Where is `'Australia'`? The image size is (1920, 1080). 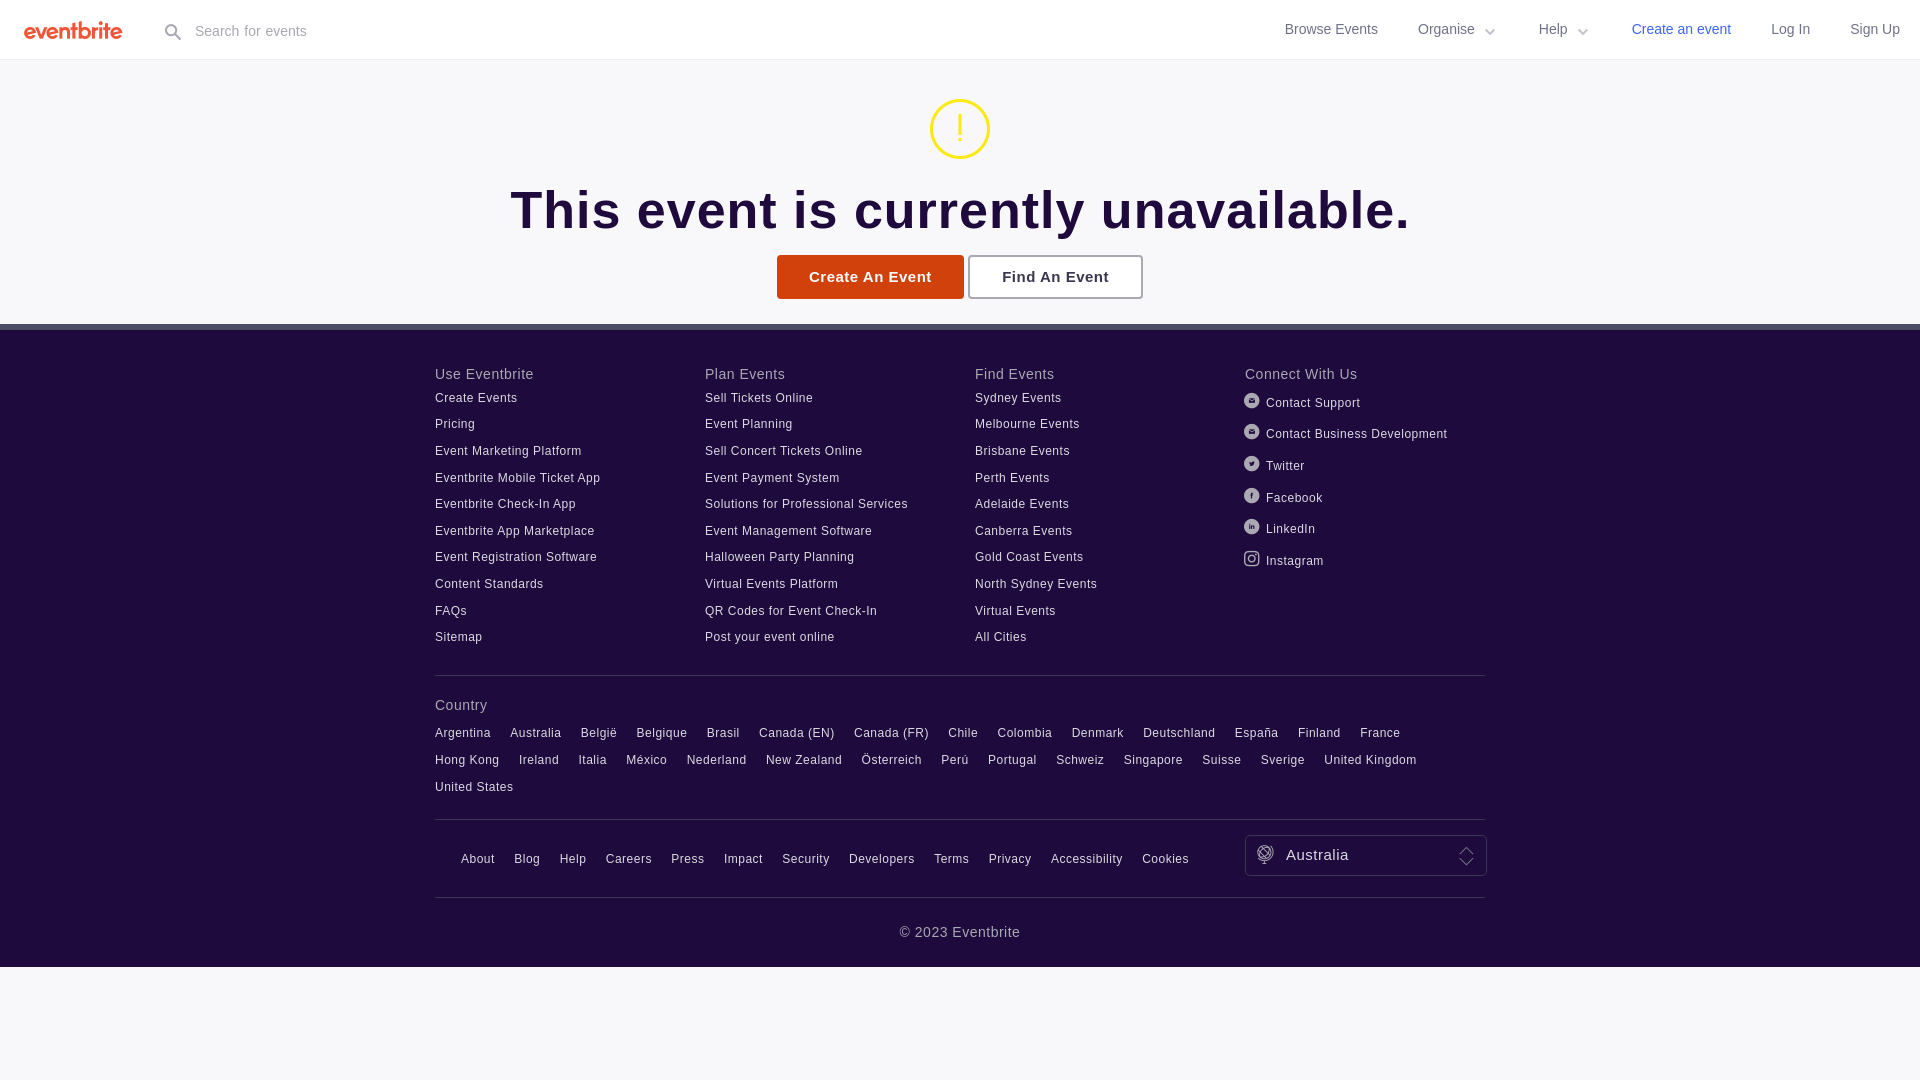
'Australia' is located at coordinates (535, 732).